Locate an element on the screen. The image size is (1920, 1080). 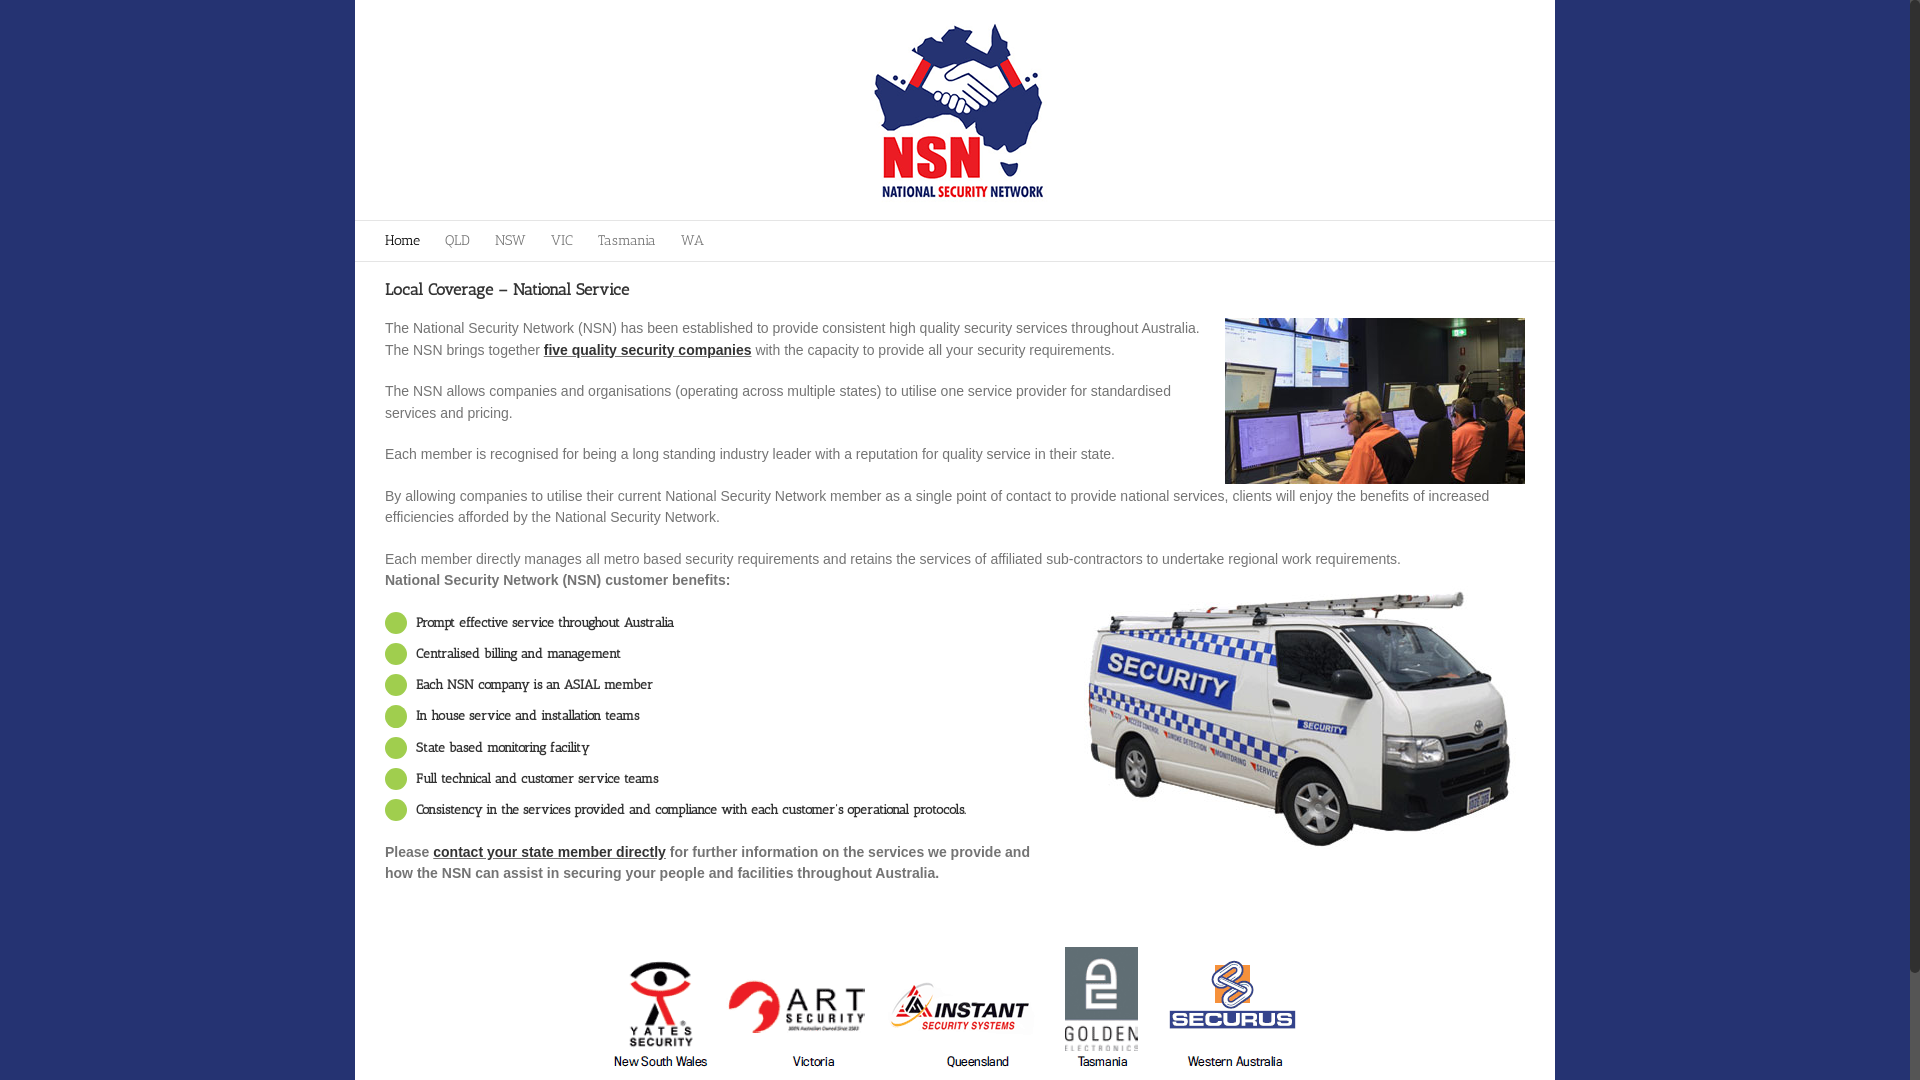
'Tasmania' is located at coordinates (626, 239).